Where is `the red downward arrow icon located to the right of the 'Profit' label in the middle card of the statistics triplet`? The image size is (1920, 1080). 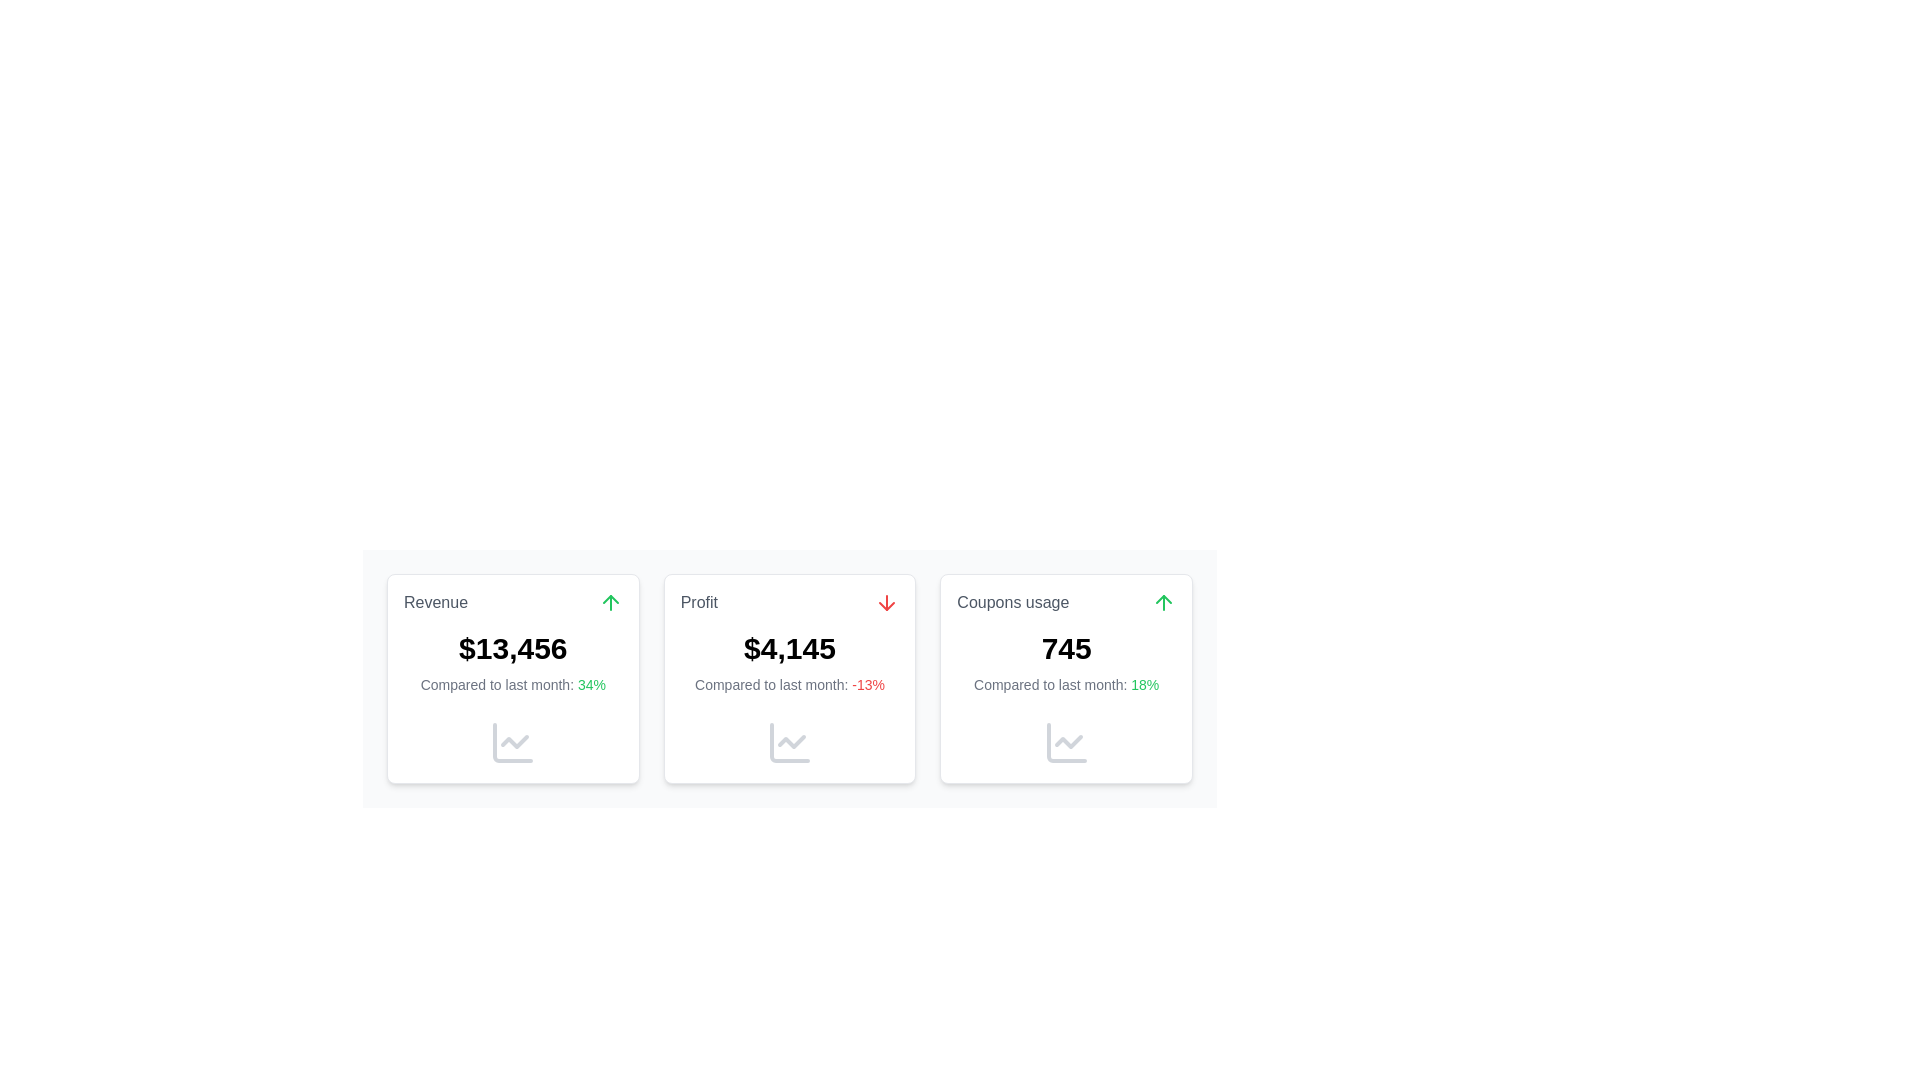
the red downward arrow icon located to the right of the 'Profit' label in the middle card of the statistics triplet is located at coordinates (886, 601).